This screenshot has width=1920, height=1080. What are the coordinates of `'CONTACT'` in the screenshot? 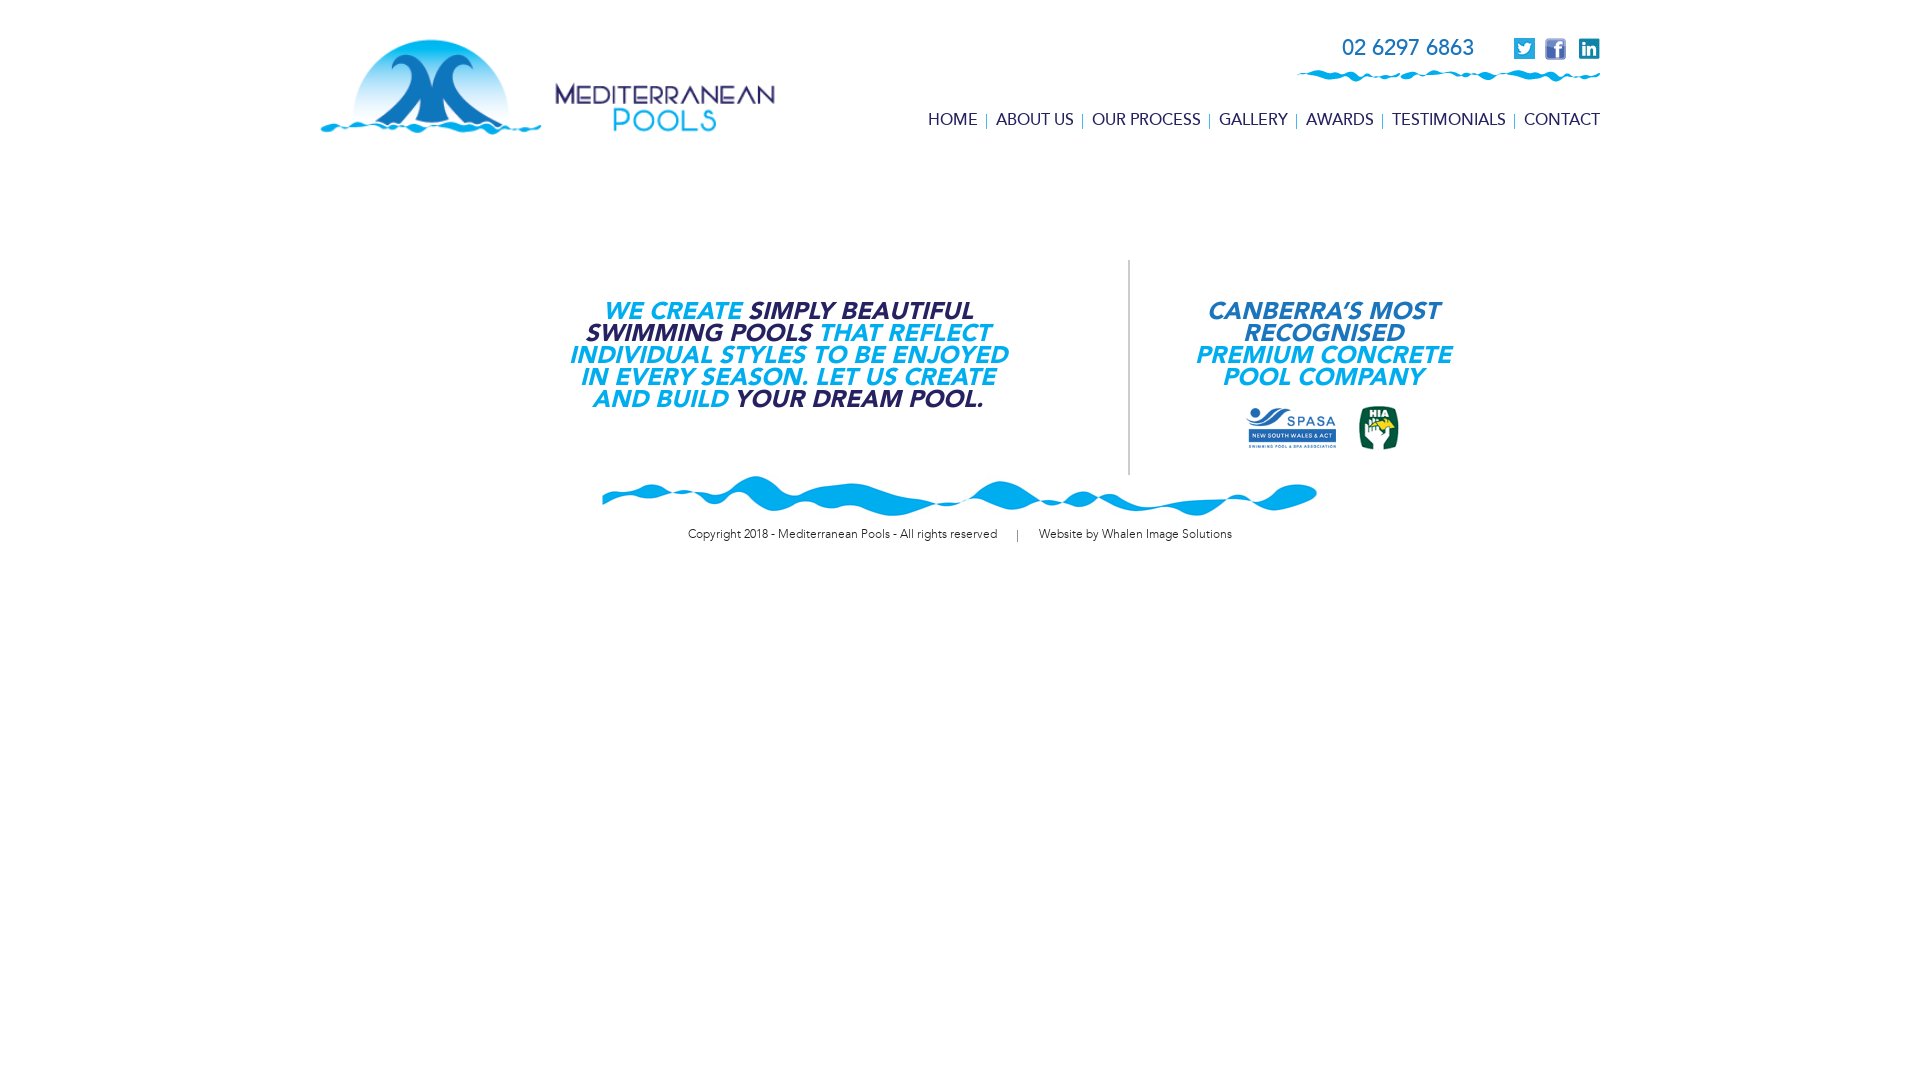 It's located at (1560, 119).